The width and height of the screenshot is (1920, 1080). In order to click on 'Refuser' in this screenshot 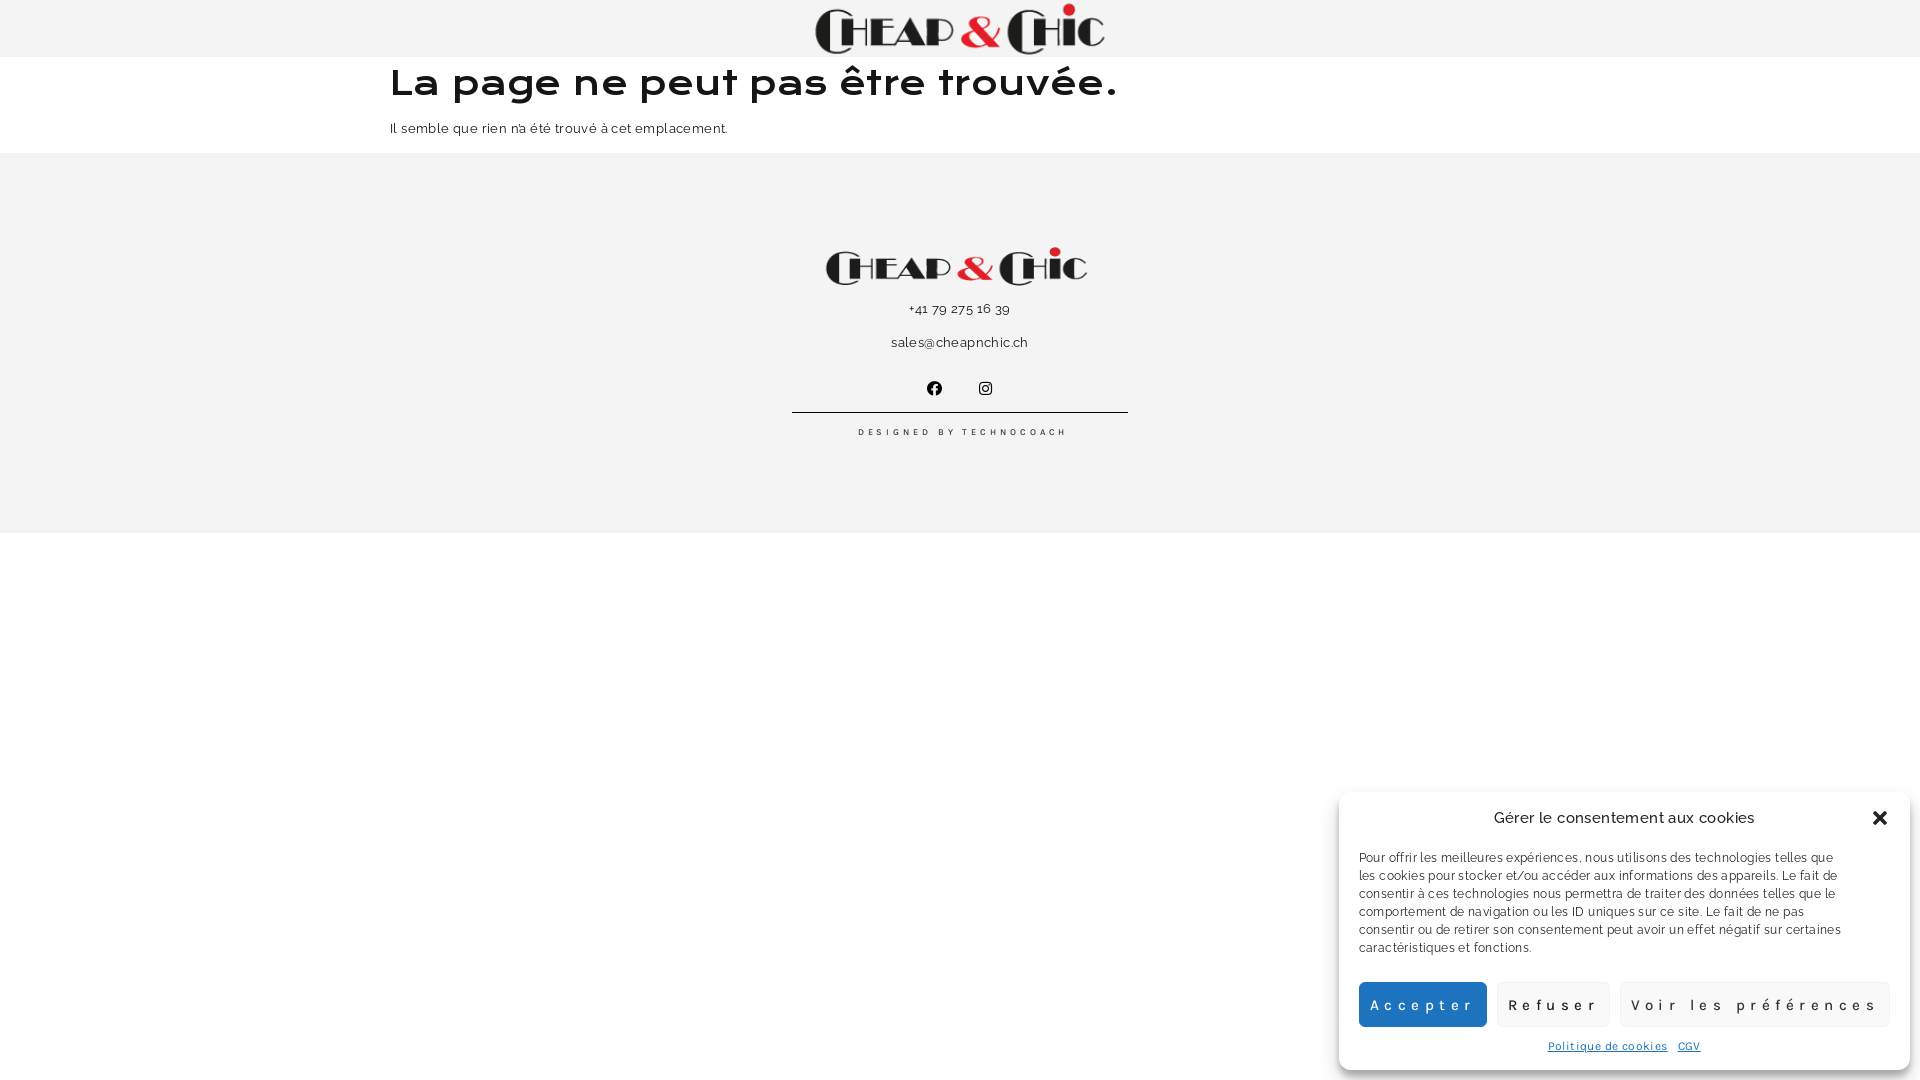, I will do `click(1552, 1004)`.